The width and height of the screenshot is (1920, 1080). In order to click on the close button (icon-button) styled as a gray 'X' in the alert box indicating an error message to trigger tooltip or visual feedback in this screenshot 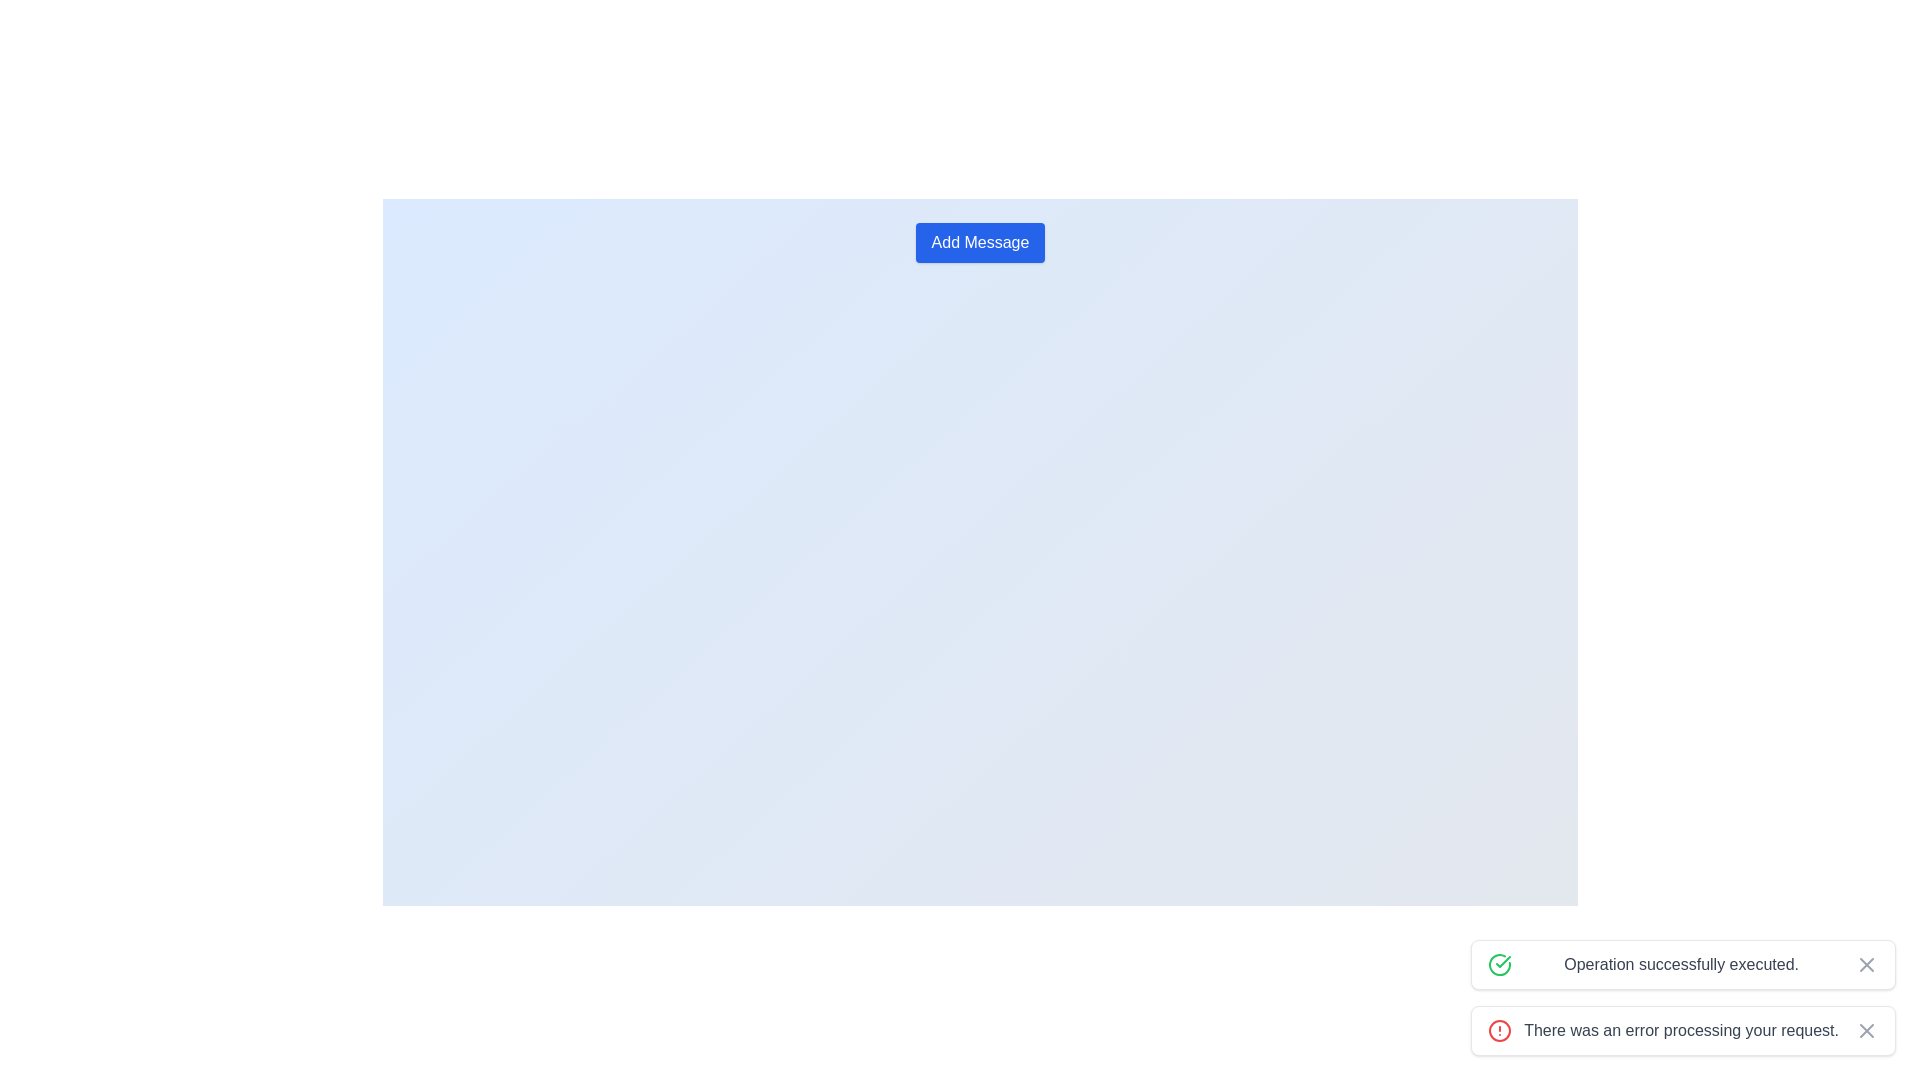, I will do `click(1866, 1030)`.